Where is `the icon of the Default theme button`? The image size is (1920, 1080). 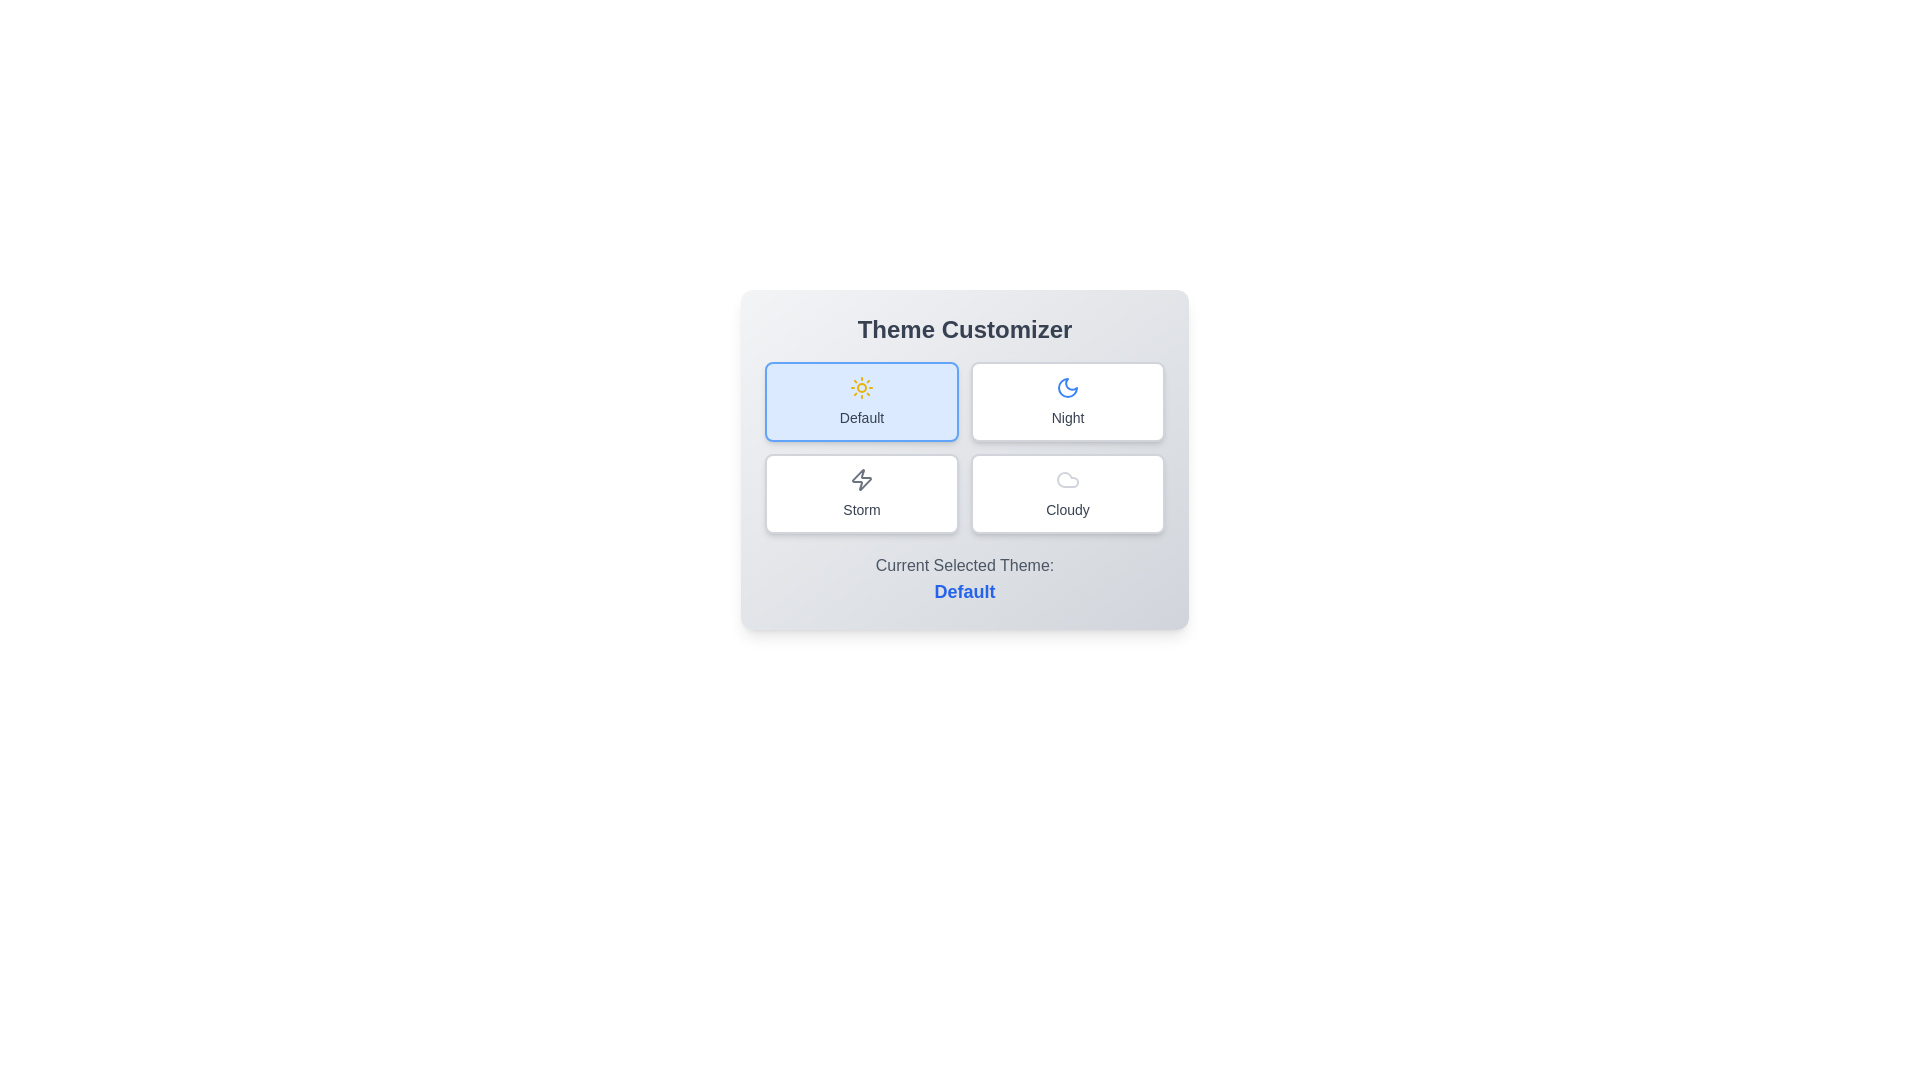 the icon of the Default theme button is located at coordinates (862, 388).